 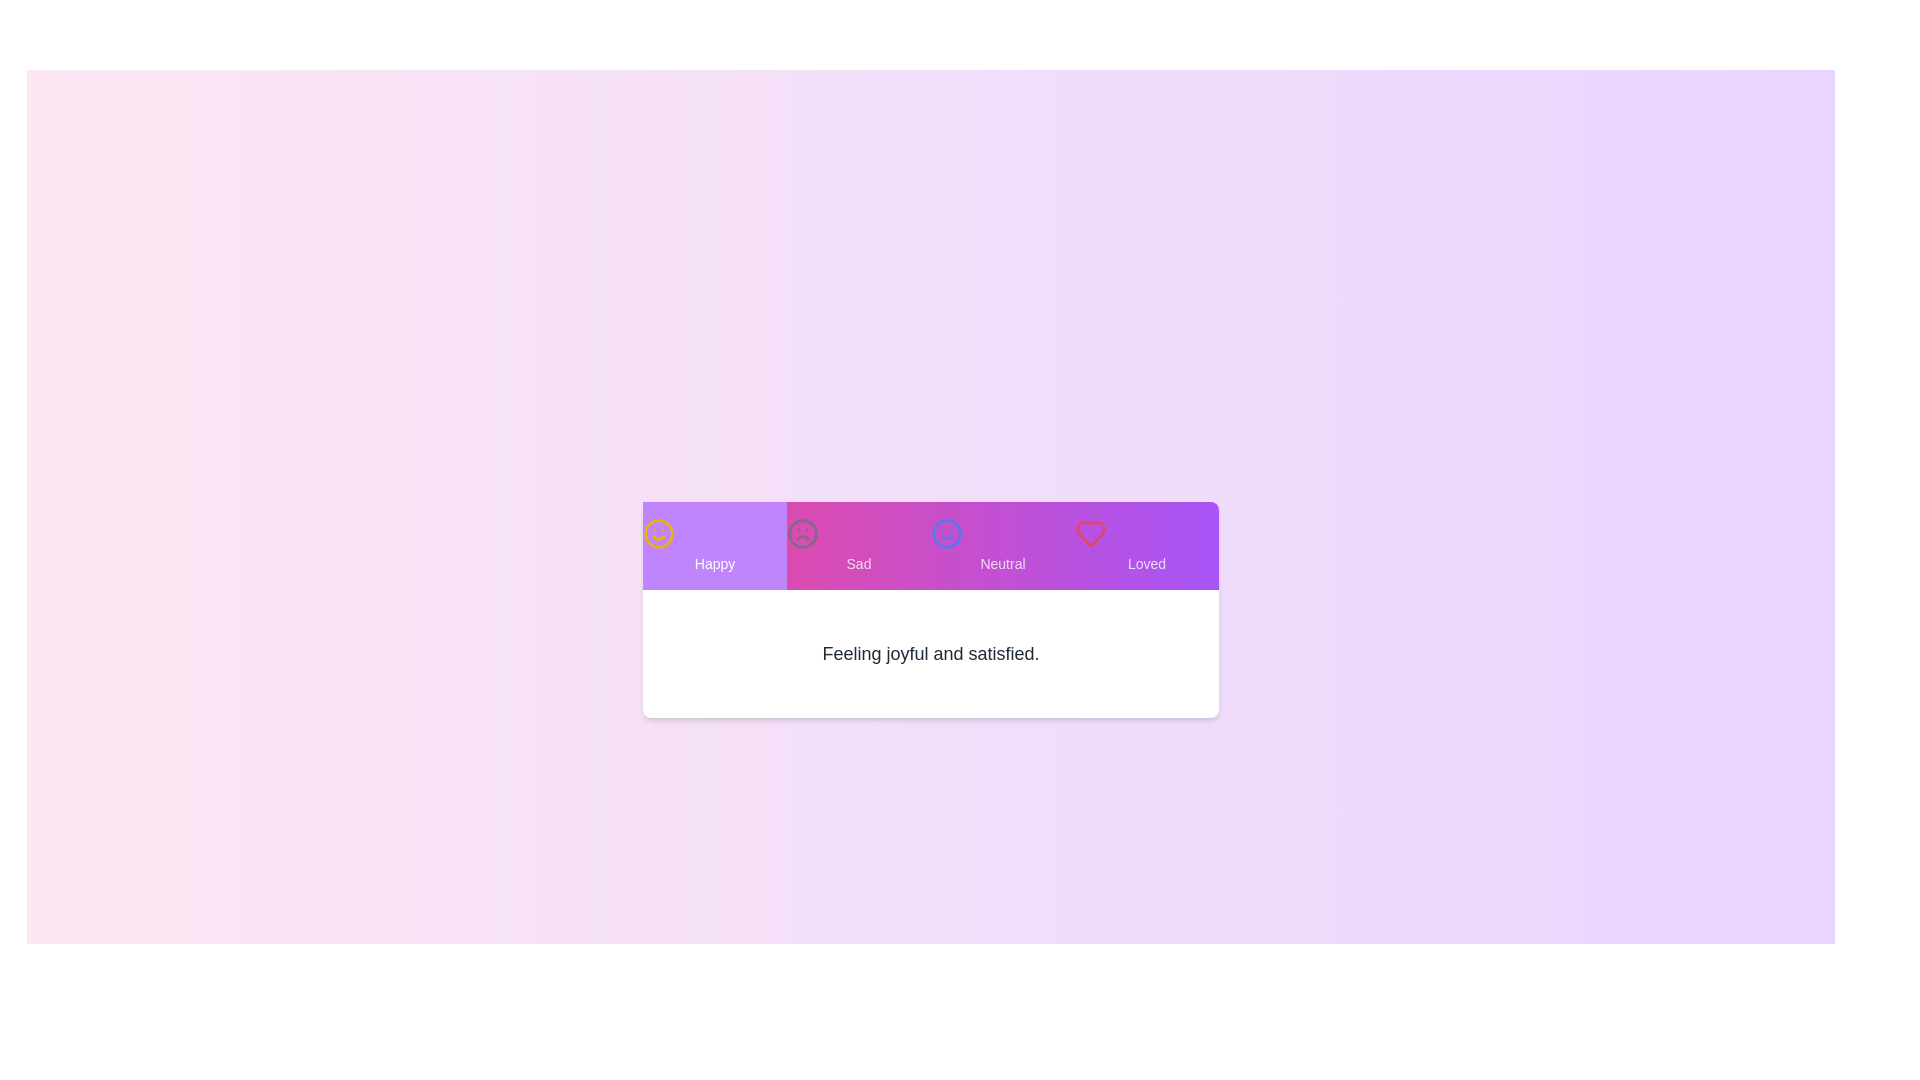 What do you see at coordinates (715, 546) in the screenshot?
I see `the mood button labeled Happy to select it` at bounding box center [715, 546].